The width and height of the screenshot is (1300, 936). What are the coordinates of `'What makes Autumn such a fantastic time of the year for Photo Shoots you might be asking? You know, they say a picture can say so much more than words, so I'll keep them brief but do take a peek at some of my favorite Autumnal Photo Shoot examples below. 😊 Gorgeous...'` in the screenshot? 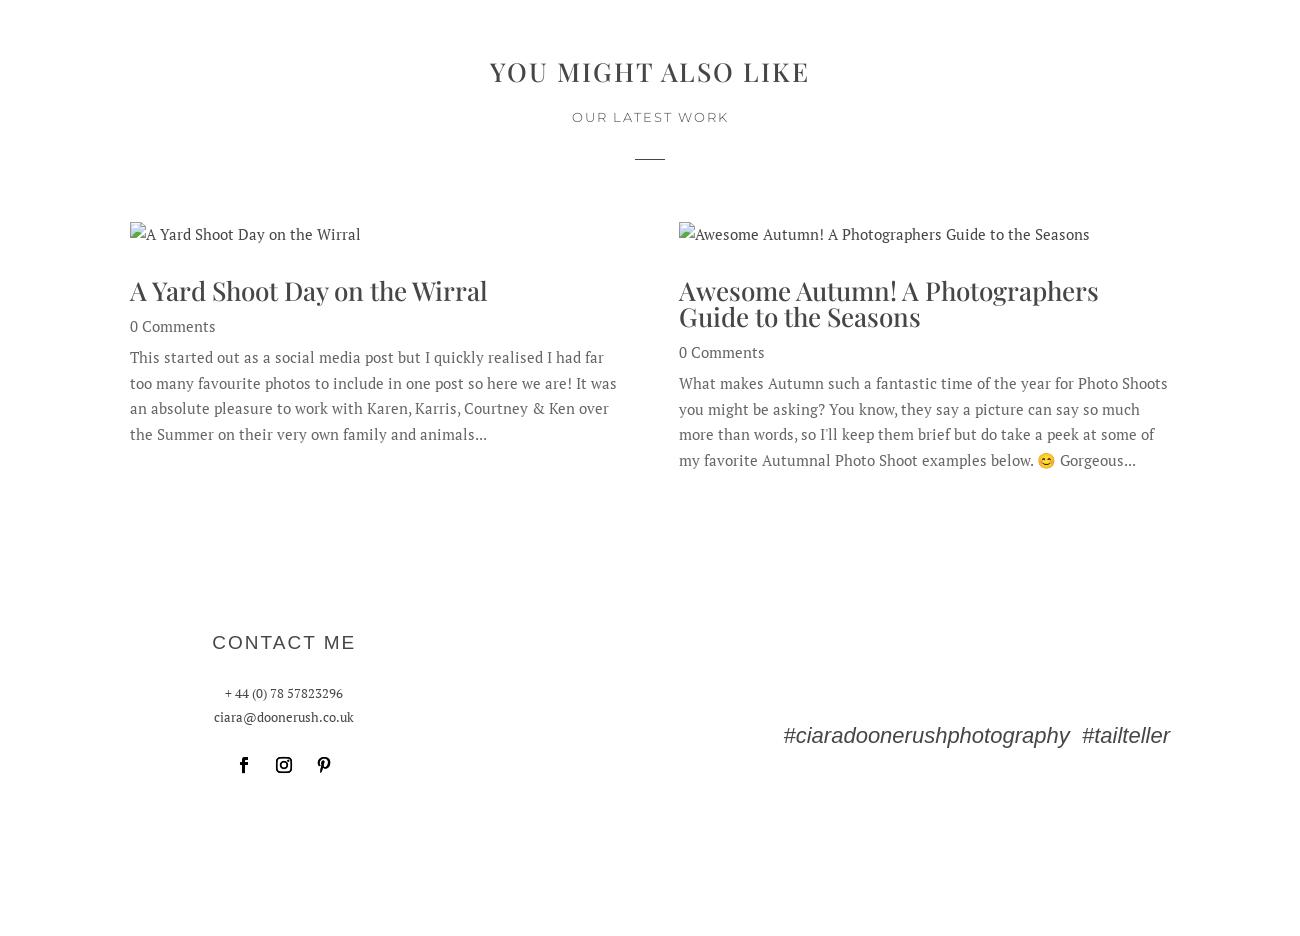 It's located at (922, 420).